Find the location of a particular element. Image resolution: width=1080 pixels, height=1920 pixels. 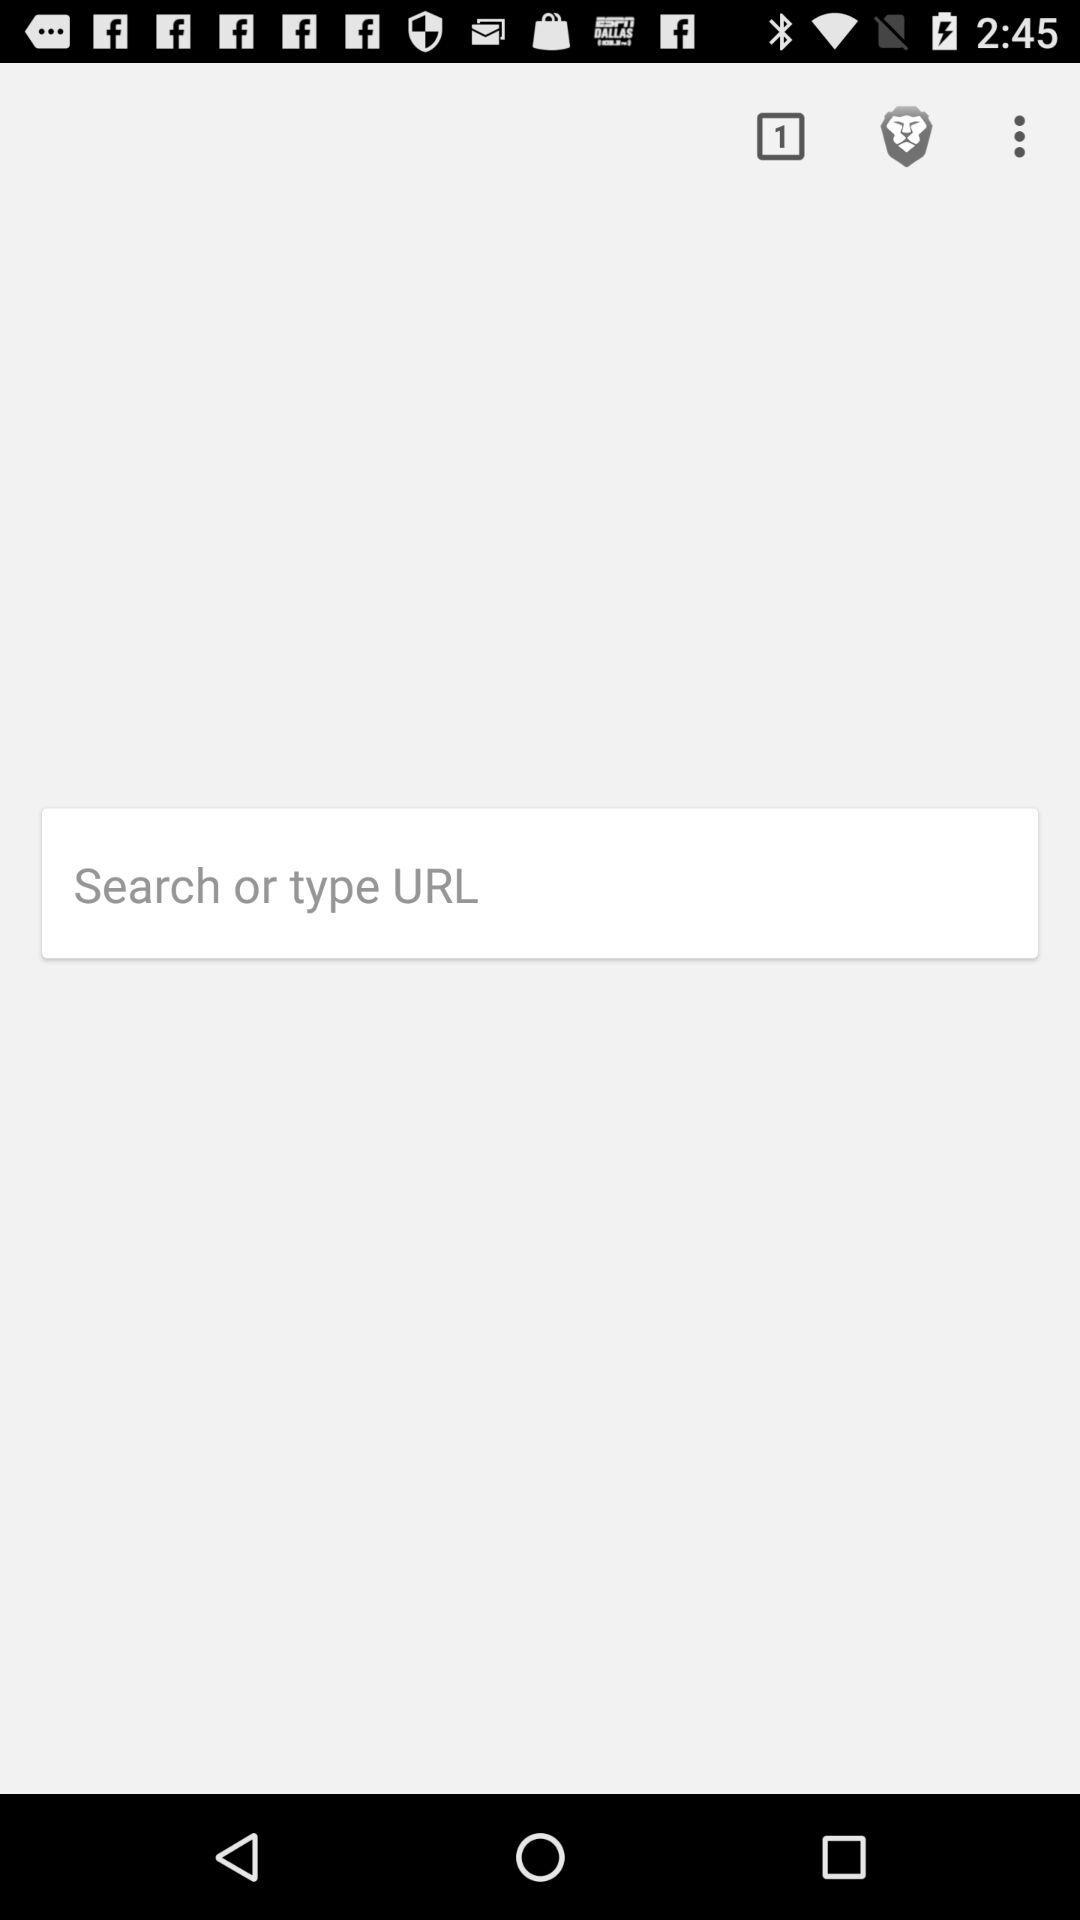

url is located at coordinates (555, 883).